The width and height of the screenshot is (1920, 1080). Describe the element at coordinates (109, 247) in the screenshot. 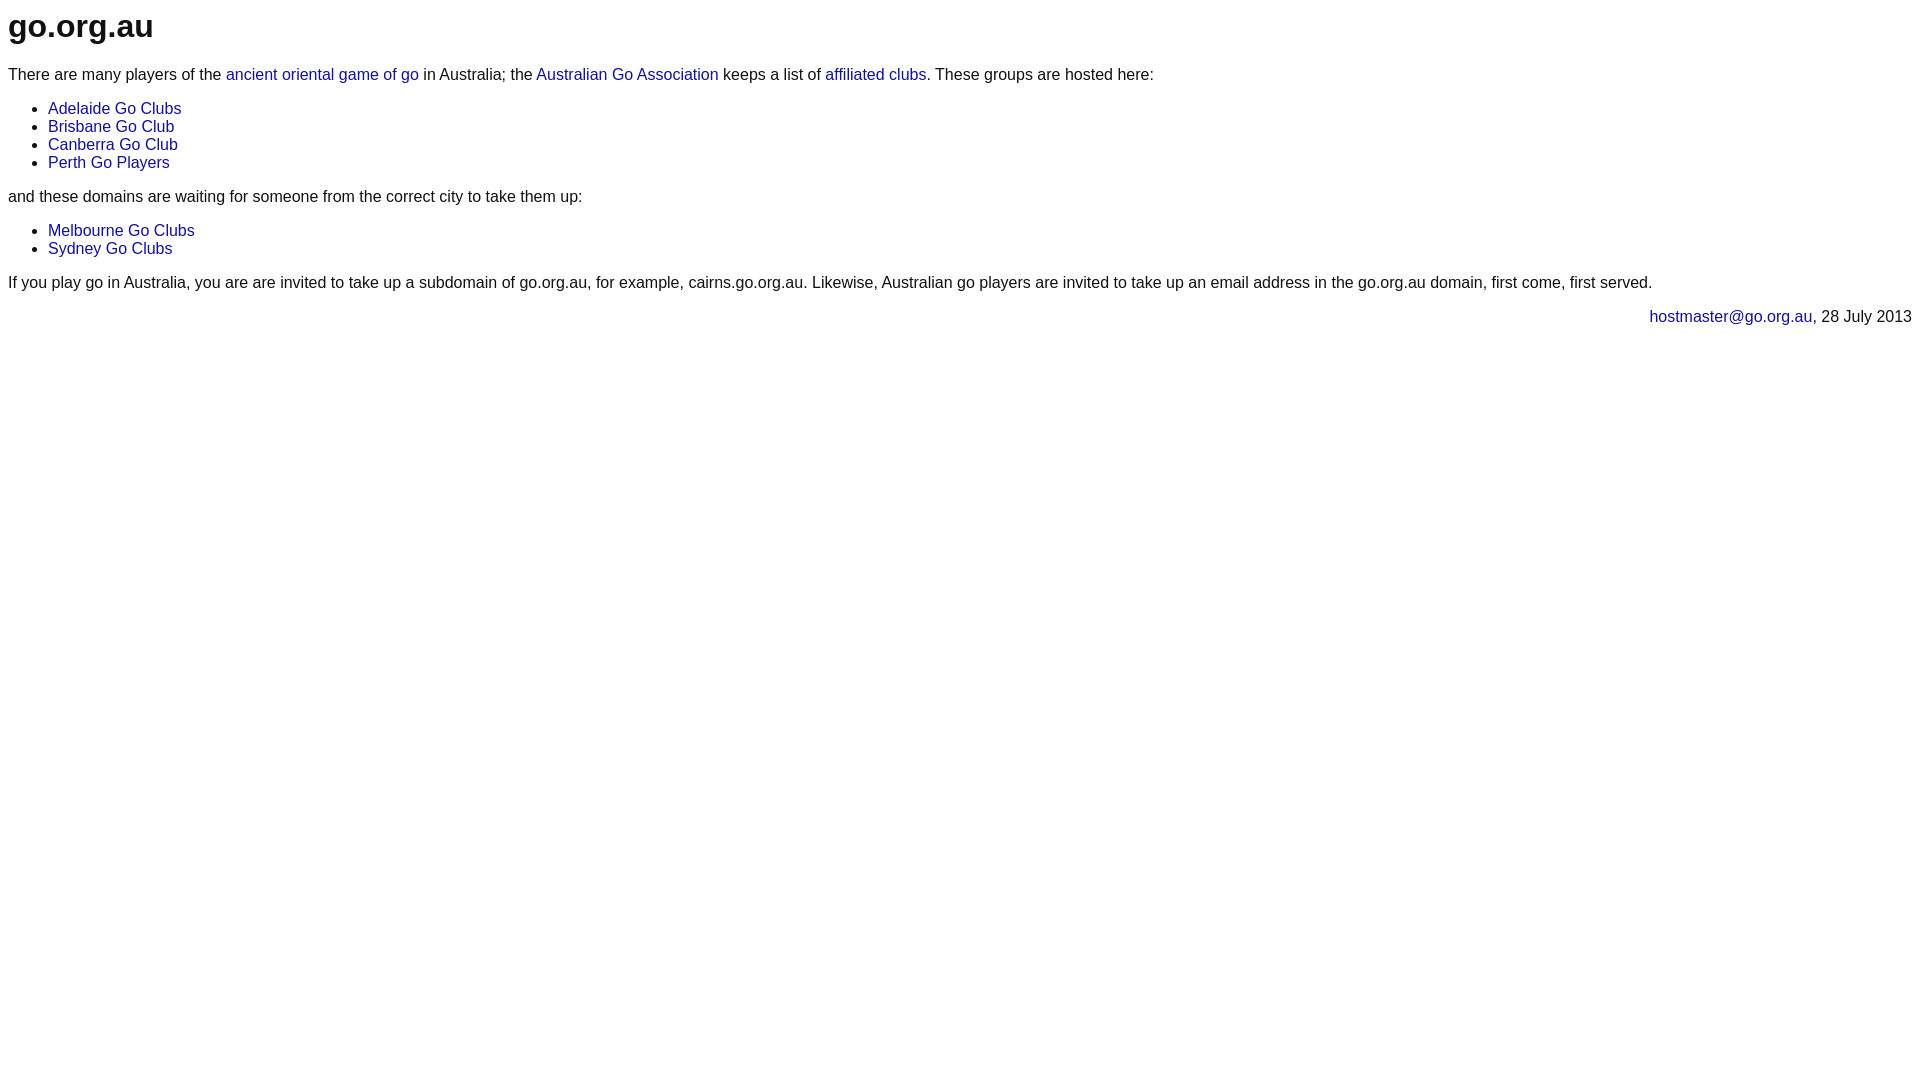

I see `'Sydney Go Clubs'` at that location.